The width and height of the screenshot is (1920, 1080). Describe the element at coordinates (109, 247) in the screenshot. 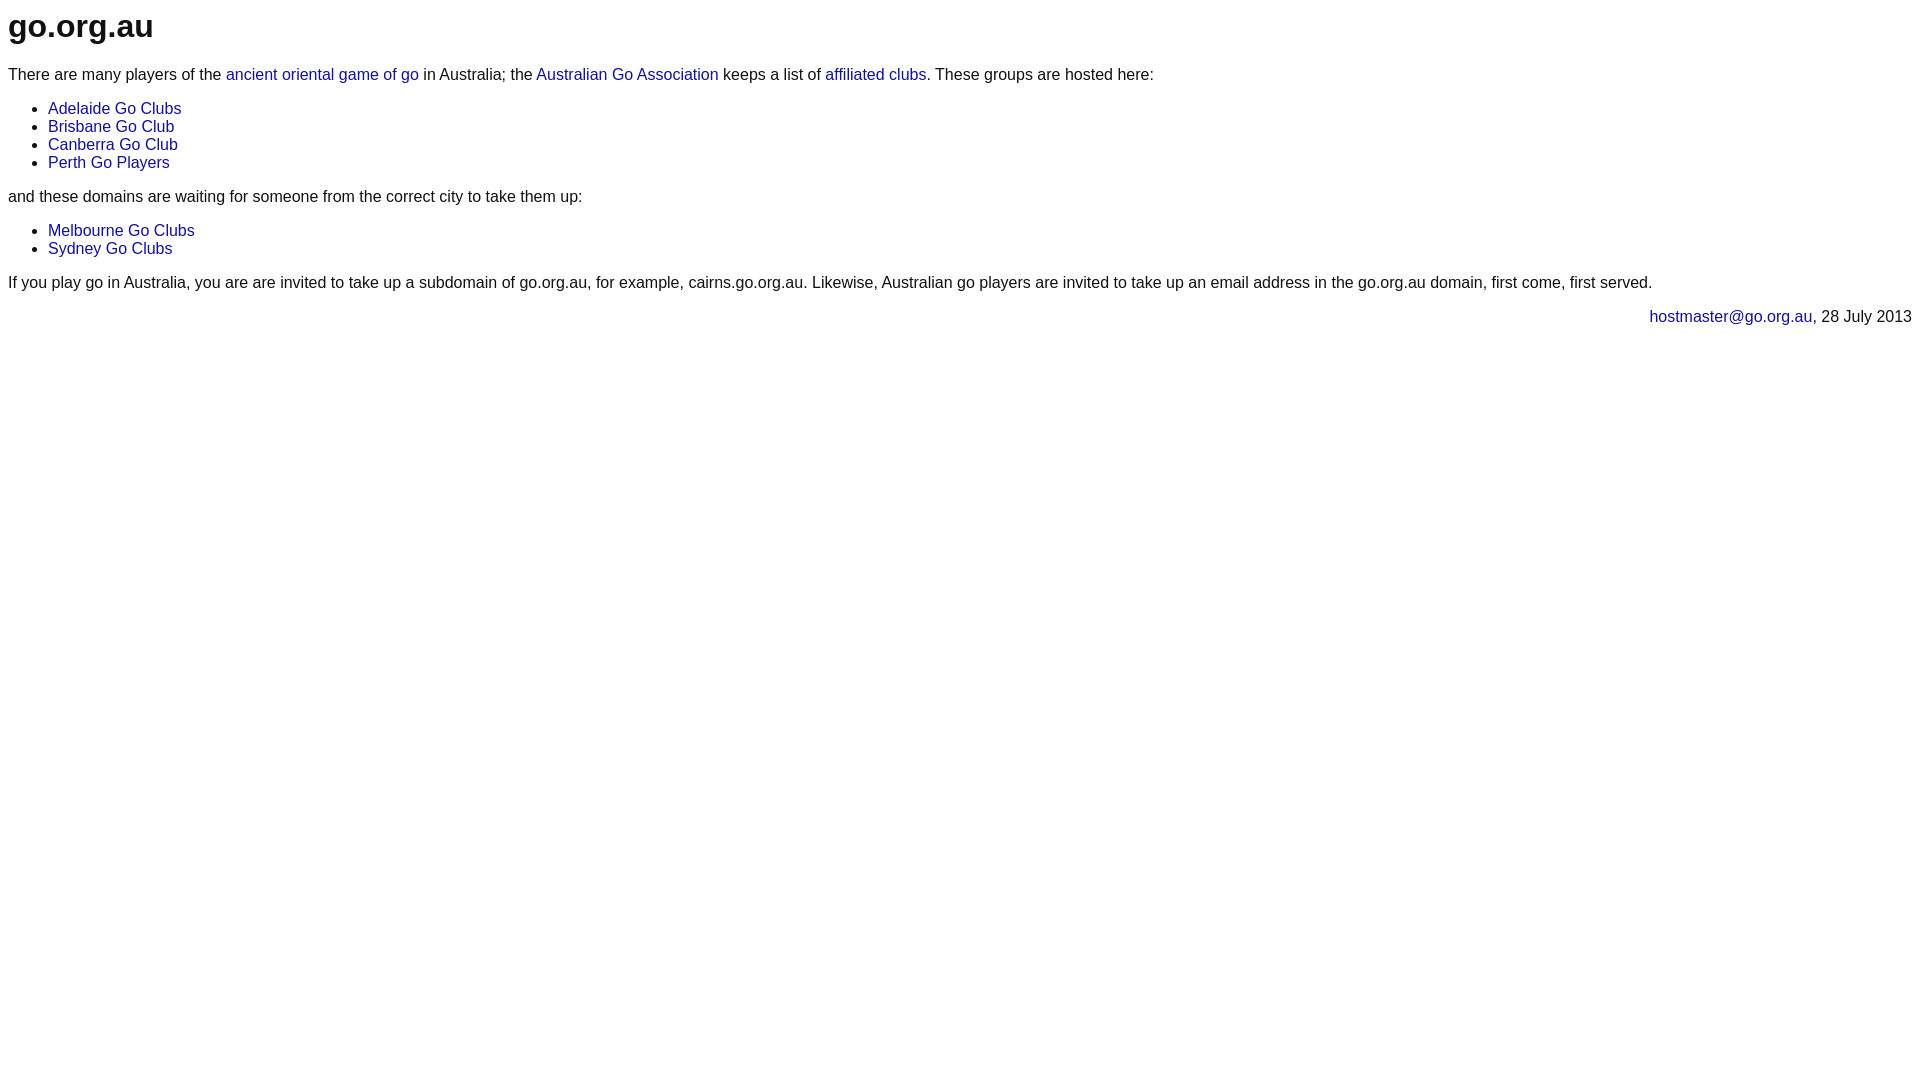

I see `'Sydney Go Clubs'` at that location.